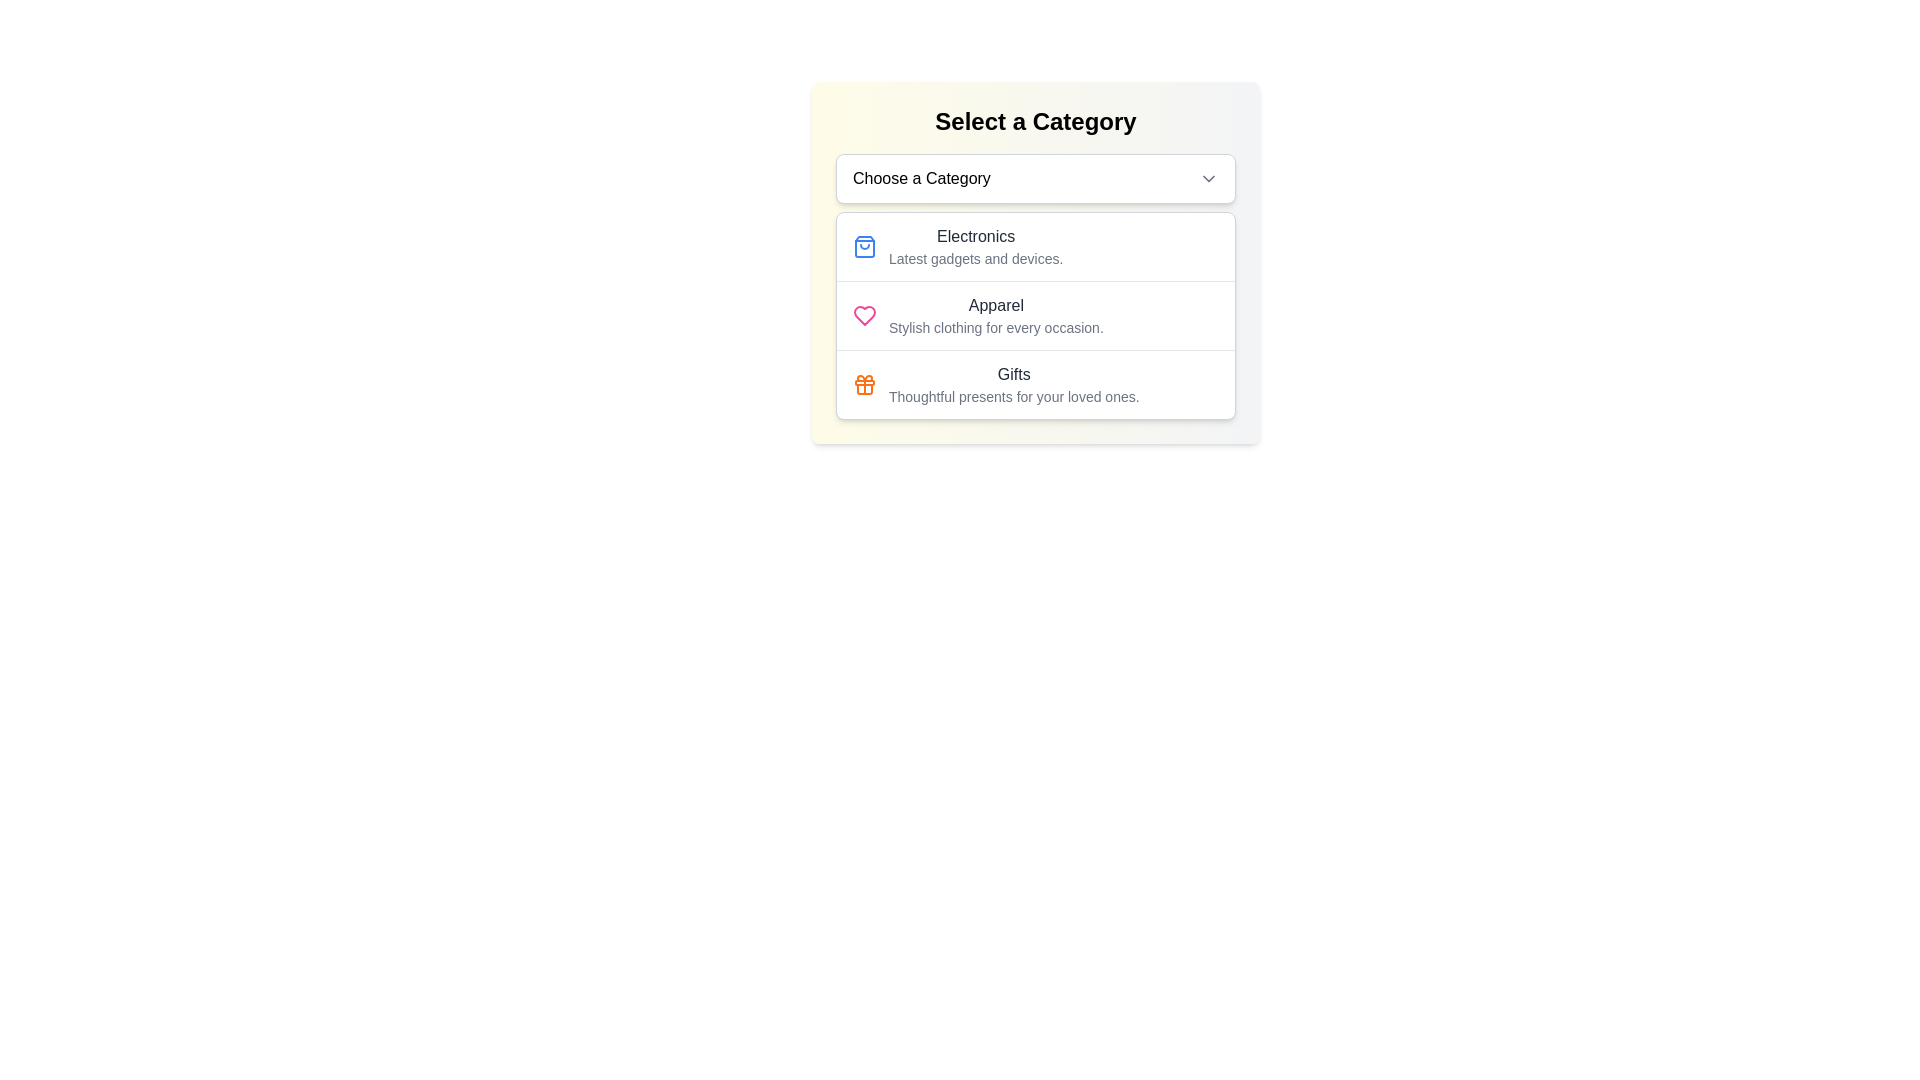  What do you see at coordinates (1036, 384) in the screenshot?
I see `the 'Gifts' menu item, which is the third option in the dropdown menu labeled 'Select a Category', featuring an orange gift box icon and the subtitle 'Thoughtful presents for your loved ones.'` at bounding box center [1036, 384].